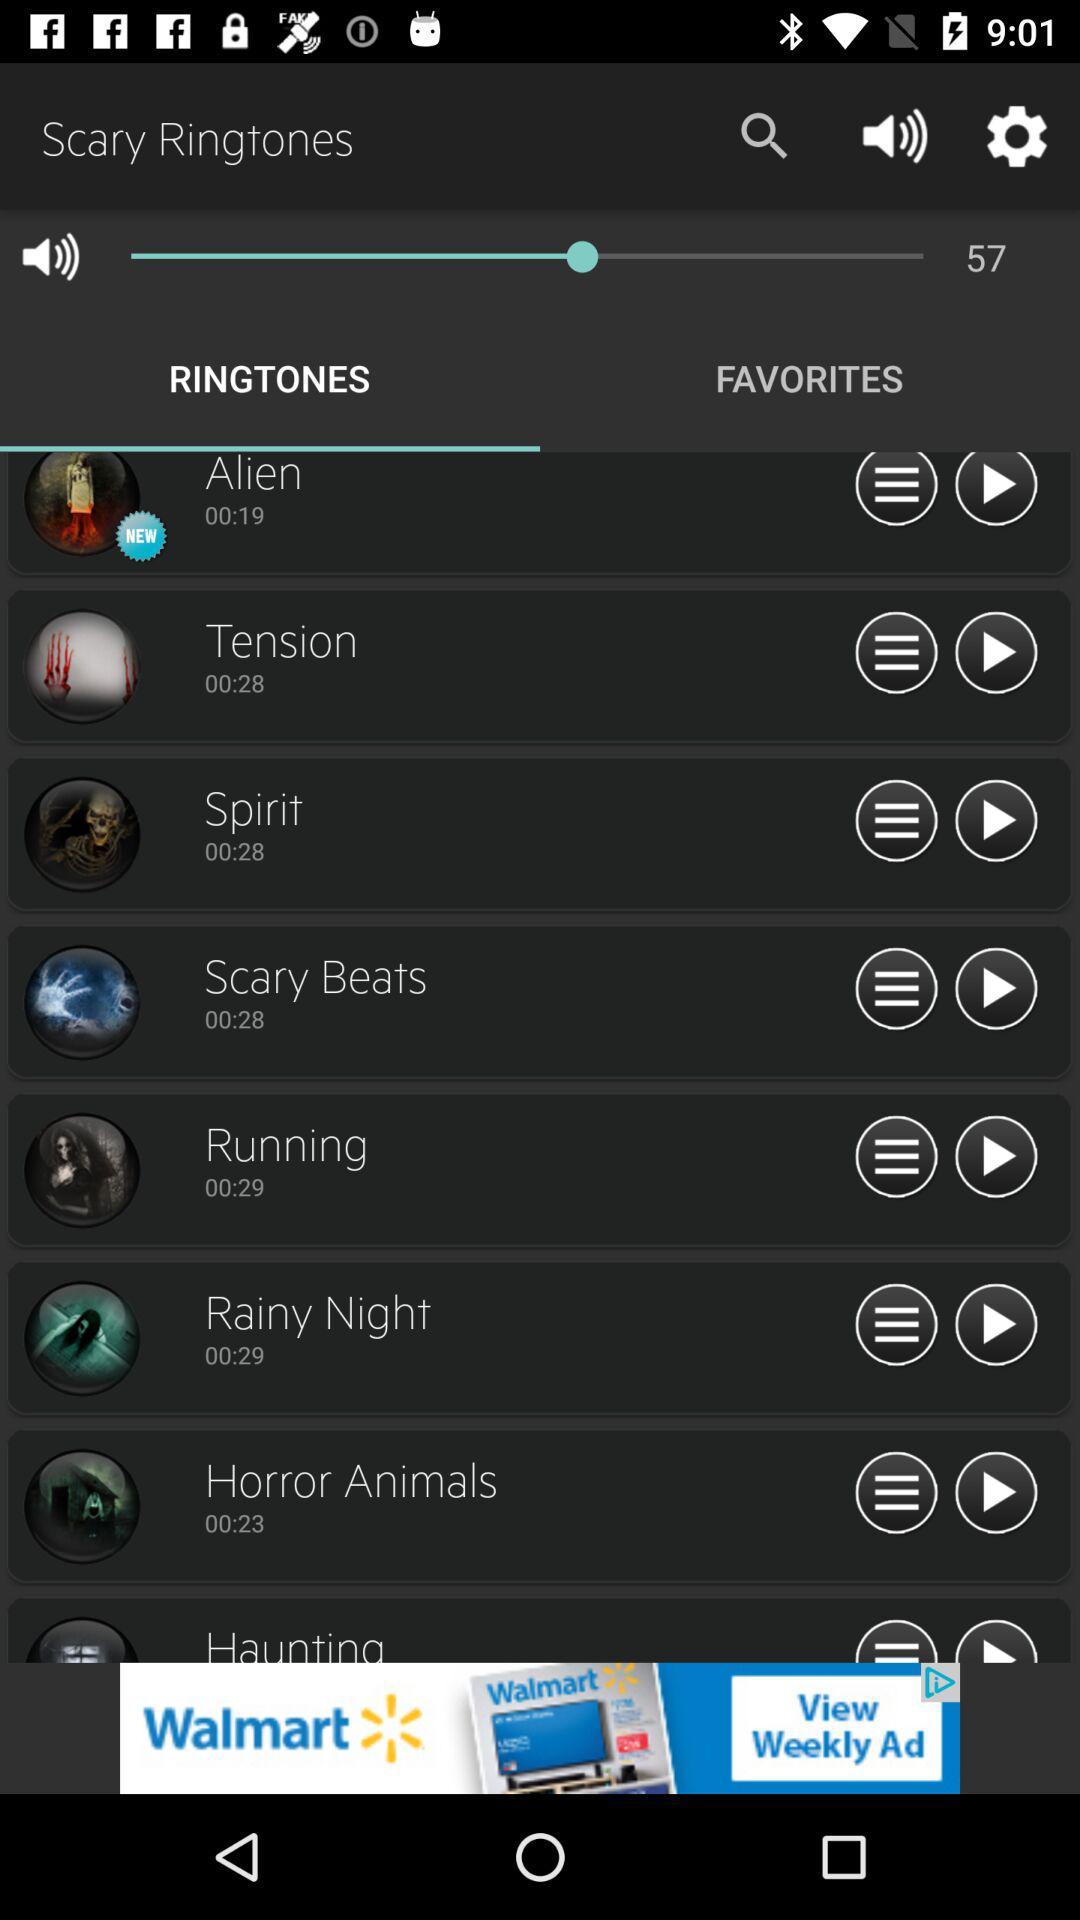 Image resolution: width=1080 pixels, height=1920 pixels. Describe the element at coordinates (995, 989) in the screenshot. I see `to play particular` at that location.